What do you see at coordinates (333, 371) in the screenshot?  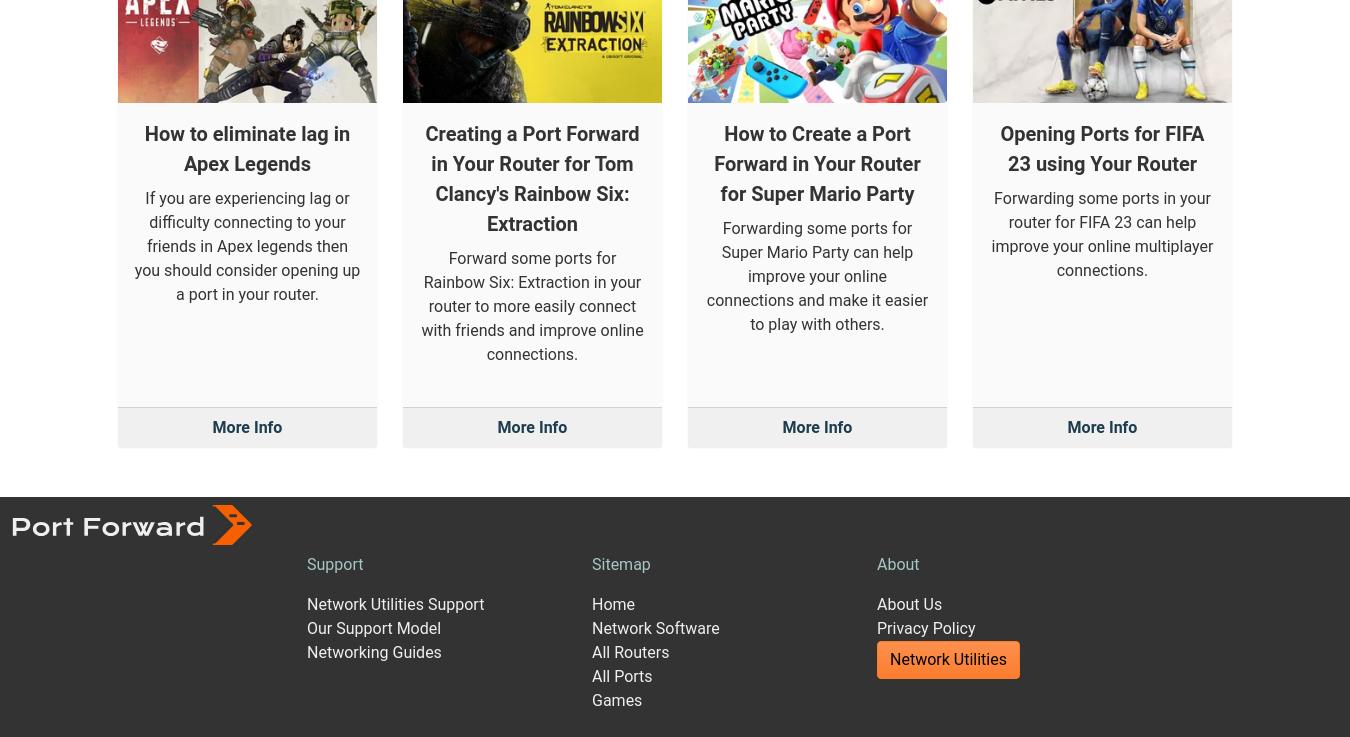 I see `'Support'` at bounding box center [333, 371].